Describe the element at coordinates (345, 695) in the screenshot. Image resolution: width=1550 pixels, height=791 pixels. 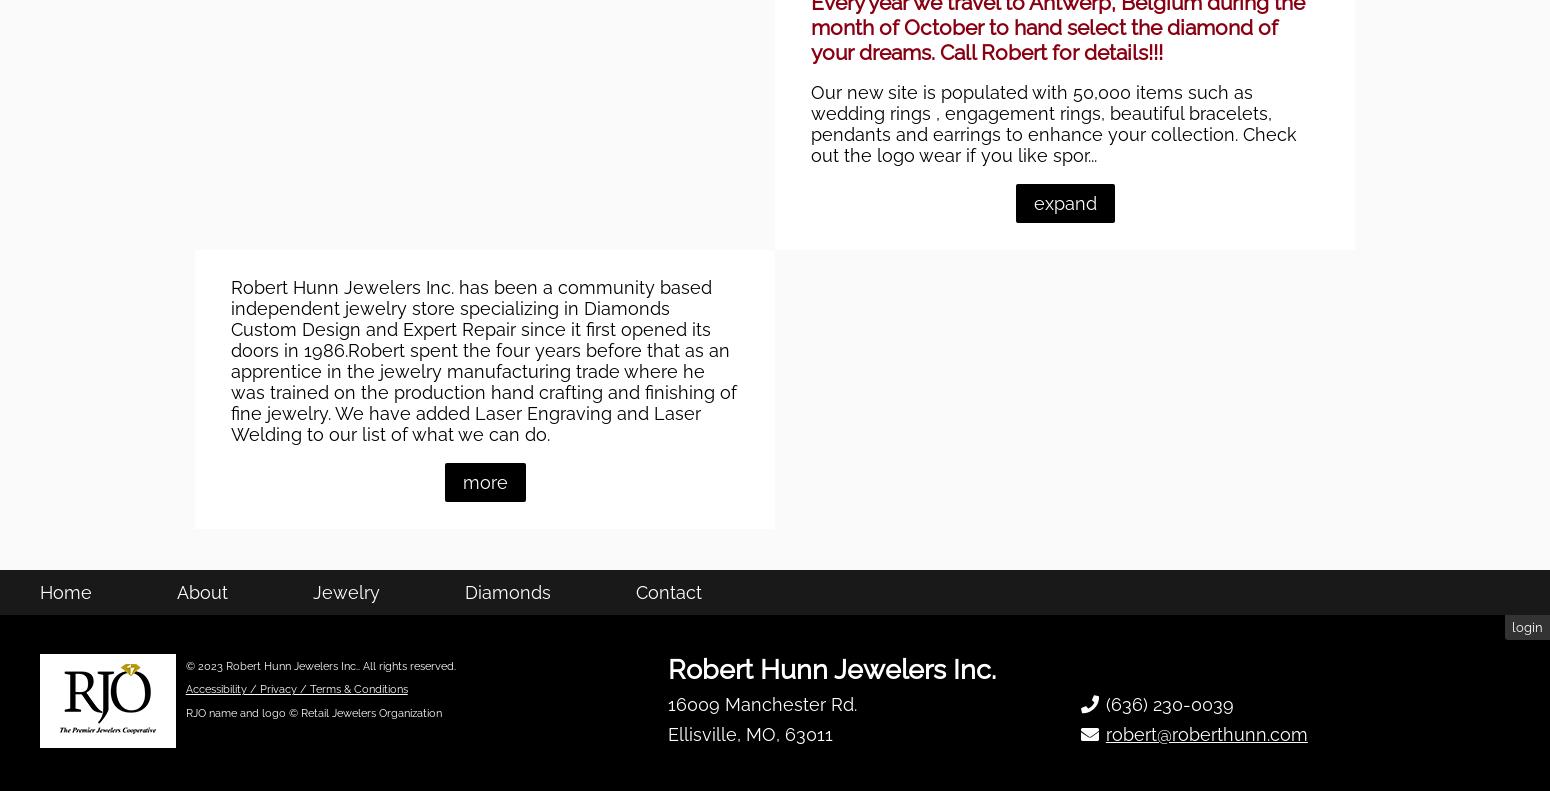
I see `'Jewelry'` at that location.